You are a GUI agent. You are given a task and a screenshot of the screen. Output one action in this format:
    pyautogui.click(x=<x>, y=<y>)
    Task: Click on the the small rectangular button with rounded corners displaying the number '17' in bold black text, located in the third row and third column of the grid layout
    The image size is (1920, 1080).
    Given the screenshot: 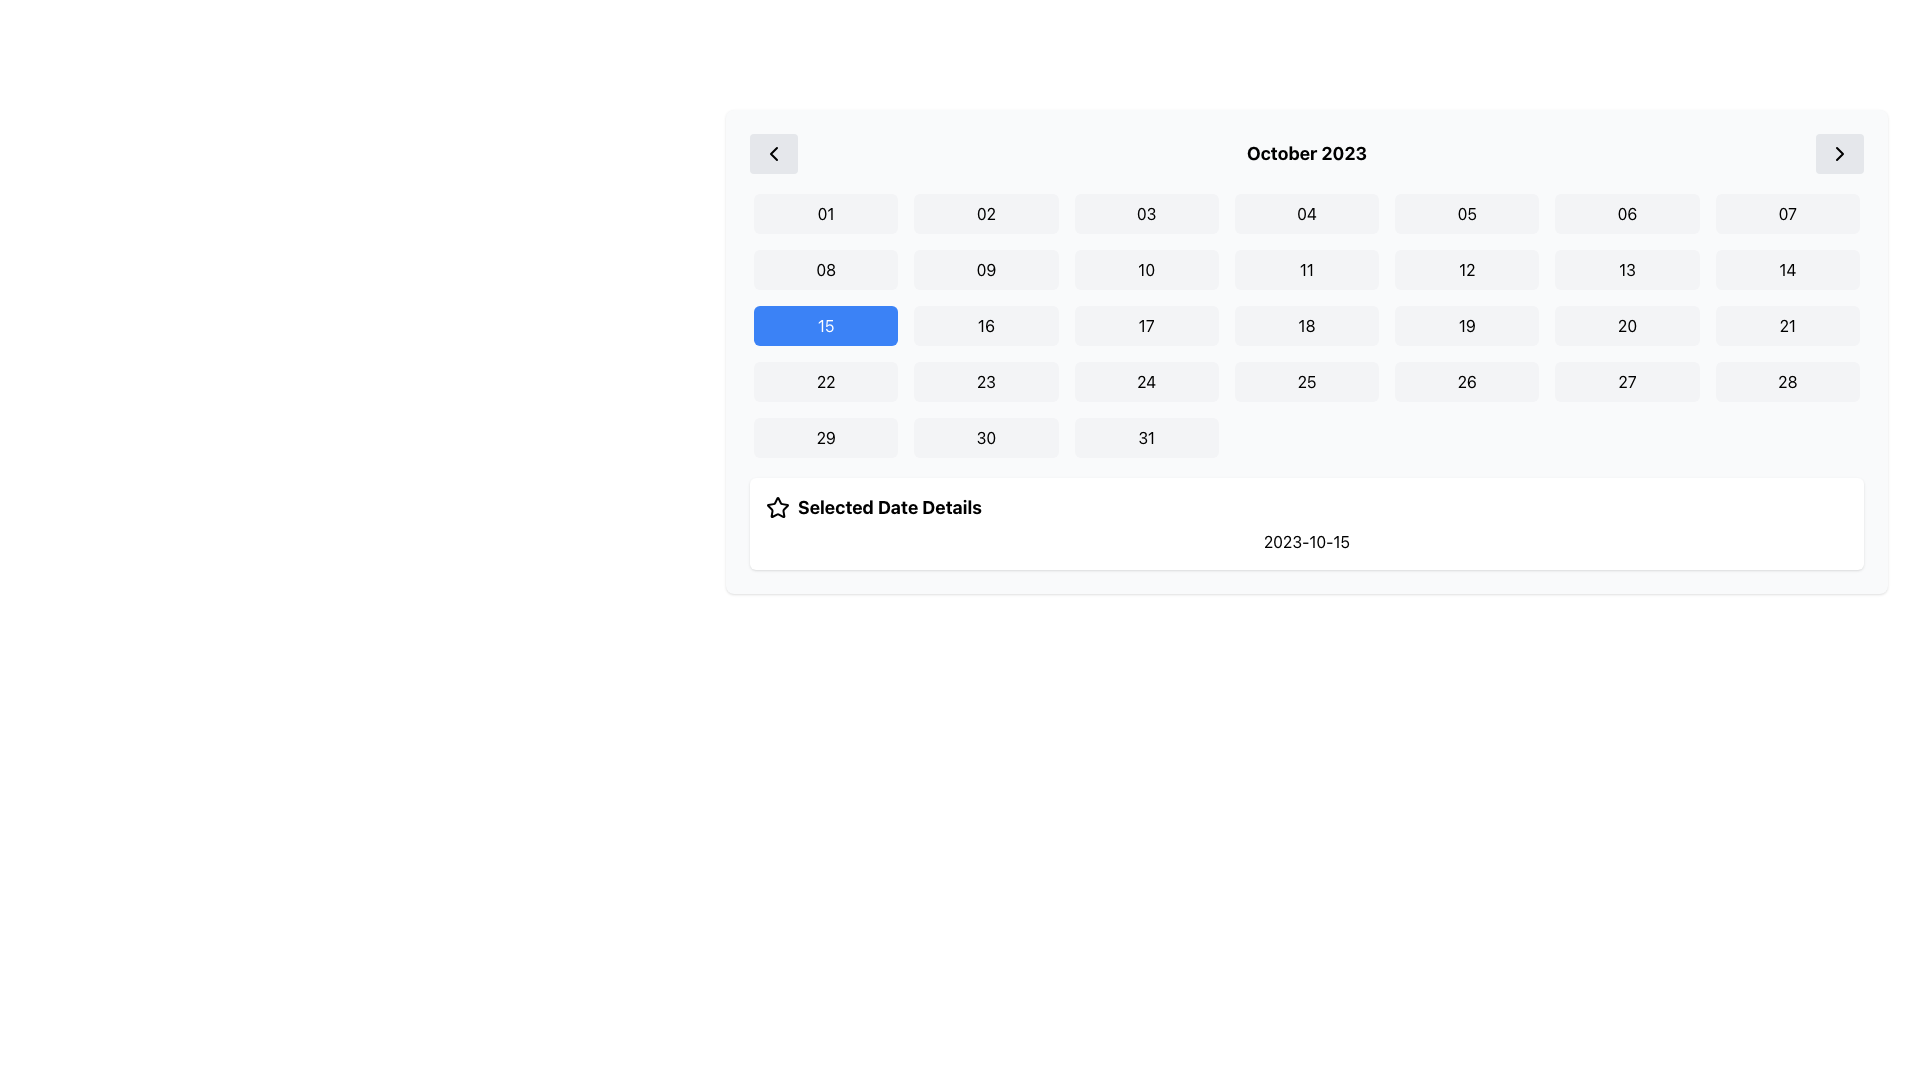 What is the action you would take?
    pyautogui.click(x=1146, y=325)
    